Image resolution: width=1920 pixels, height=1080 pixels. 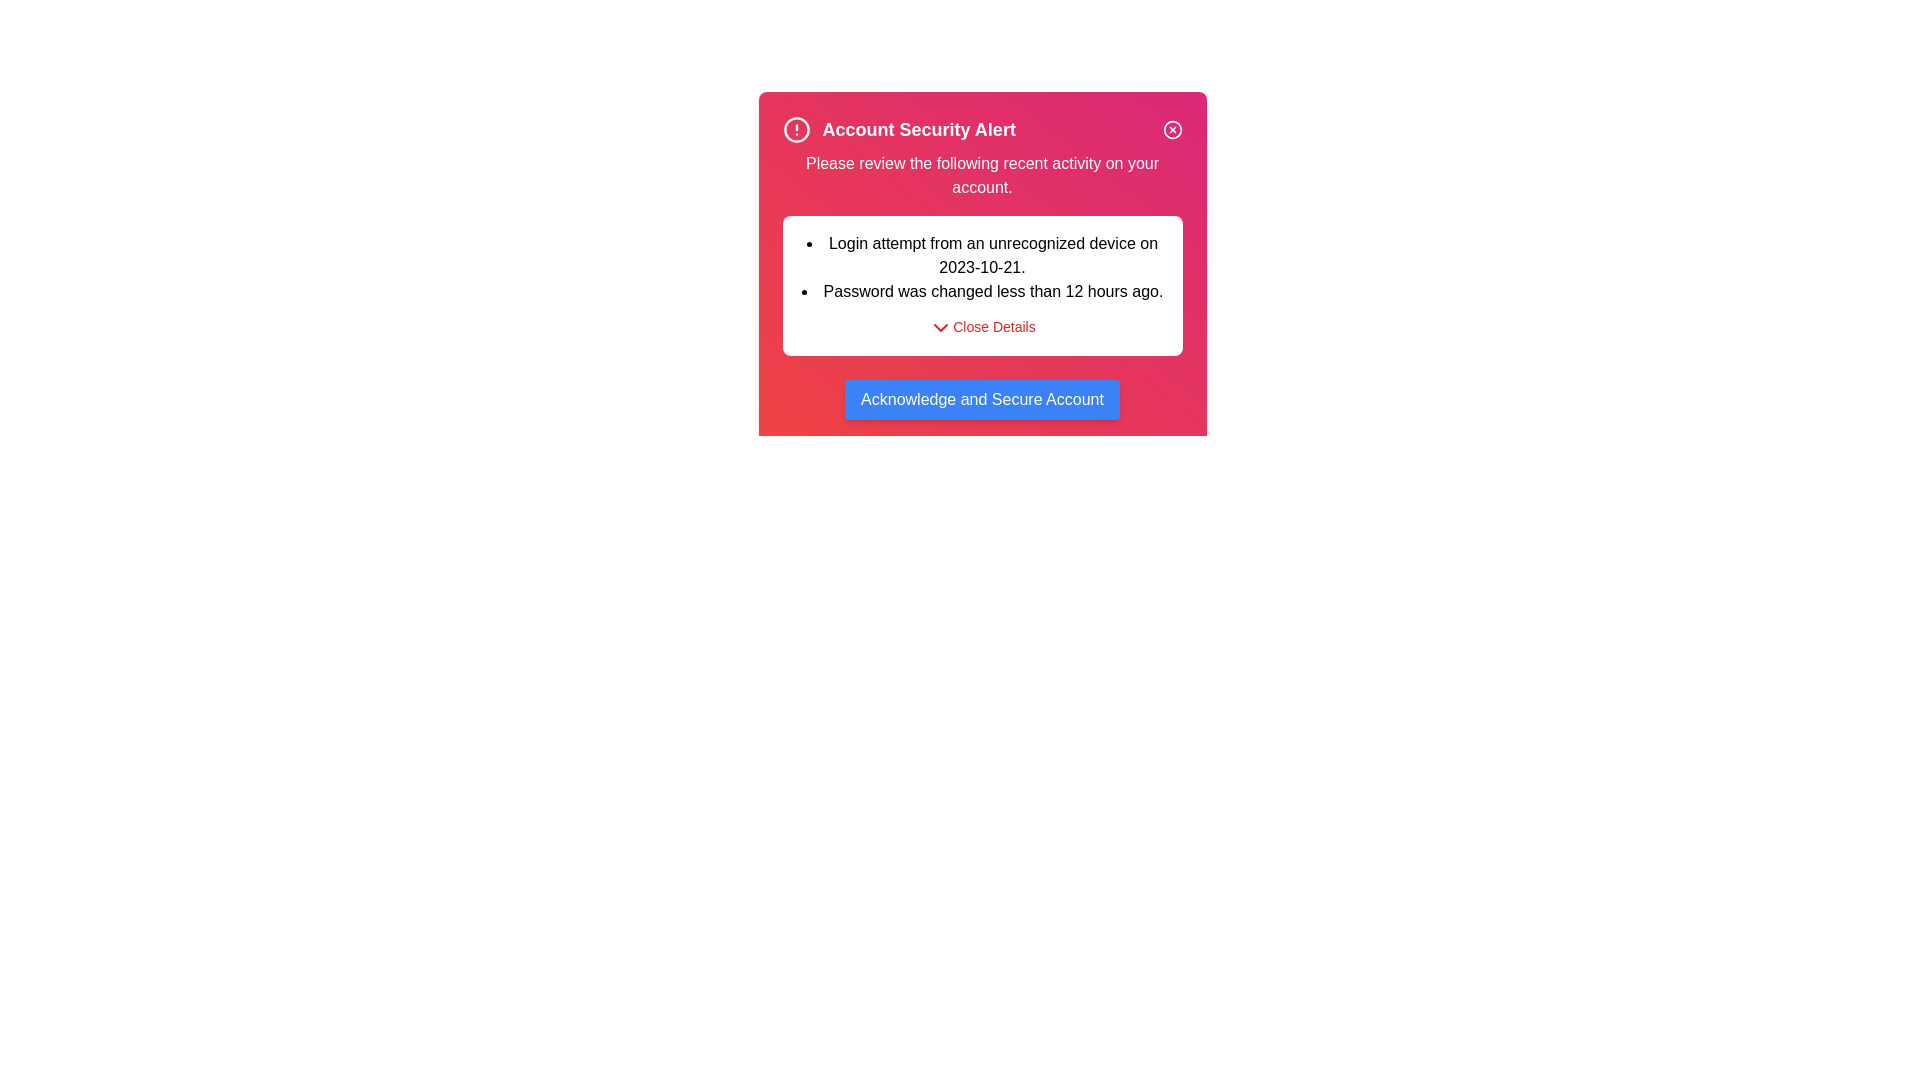 I want to click on the confirmation button located at the bottom of the modal alert box to confirm and proceed with securing the account, so click(x=982, y=400).